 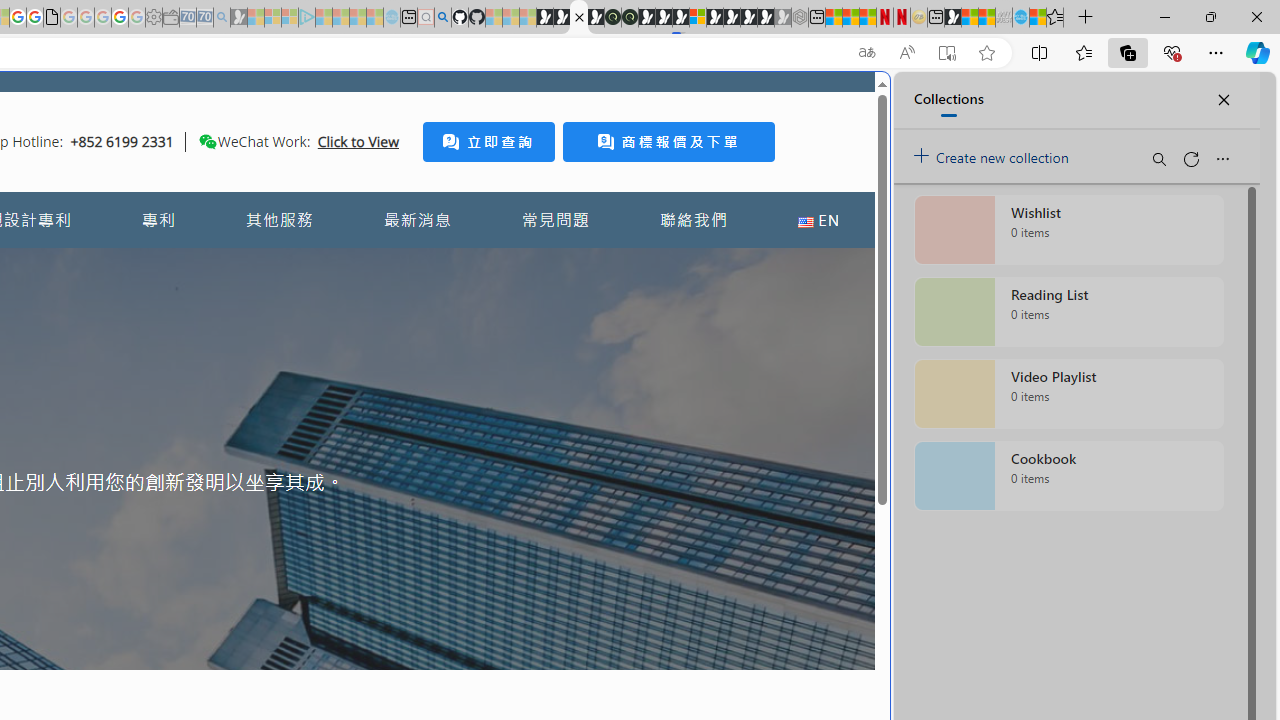 What do you see at coordinates (560, 17) in the screenshot?
I see `'Play Zoo Boom in your browser | Games from Microsoft Start'` at bounding box center [560, 17].